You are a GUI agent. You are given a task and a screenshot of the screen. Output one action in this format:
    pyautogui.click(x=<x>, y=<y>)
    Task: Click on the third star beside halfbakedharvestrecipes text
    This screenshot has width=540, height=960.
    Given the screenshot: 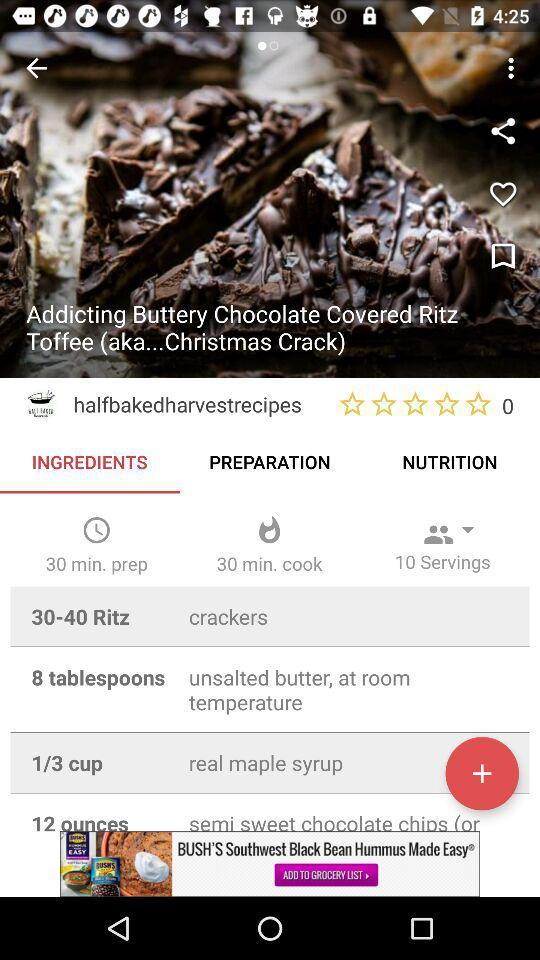 What is the action you would take?
    pyautogui.click(x=414, y=403)
    